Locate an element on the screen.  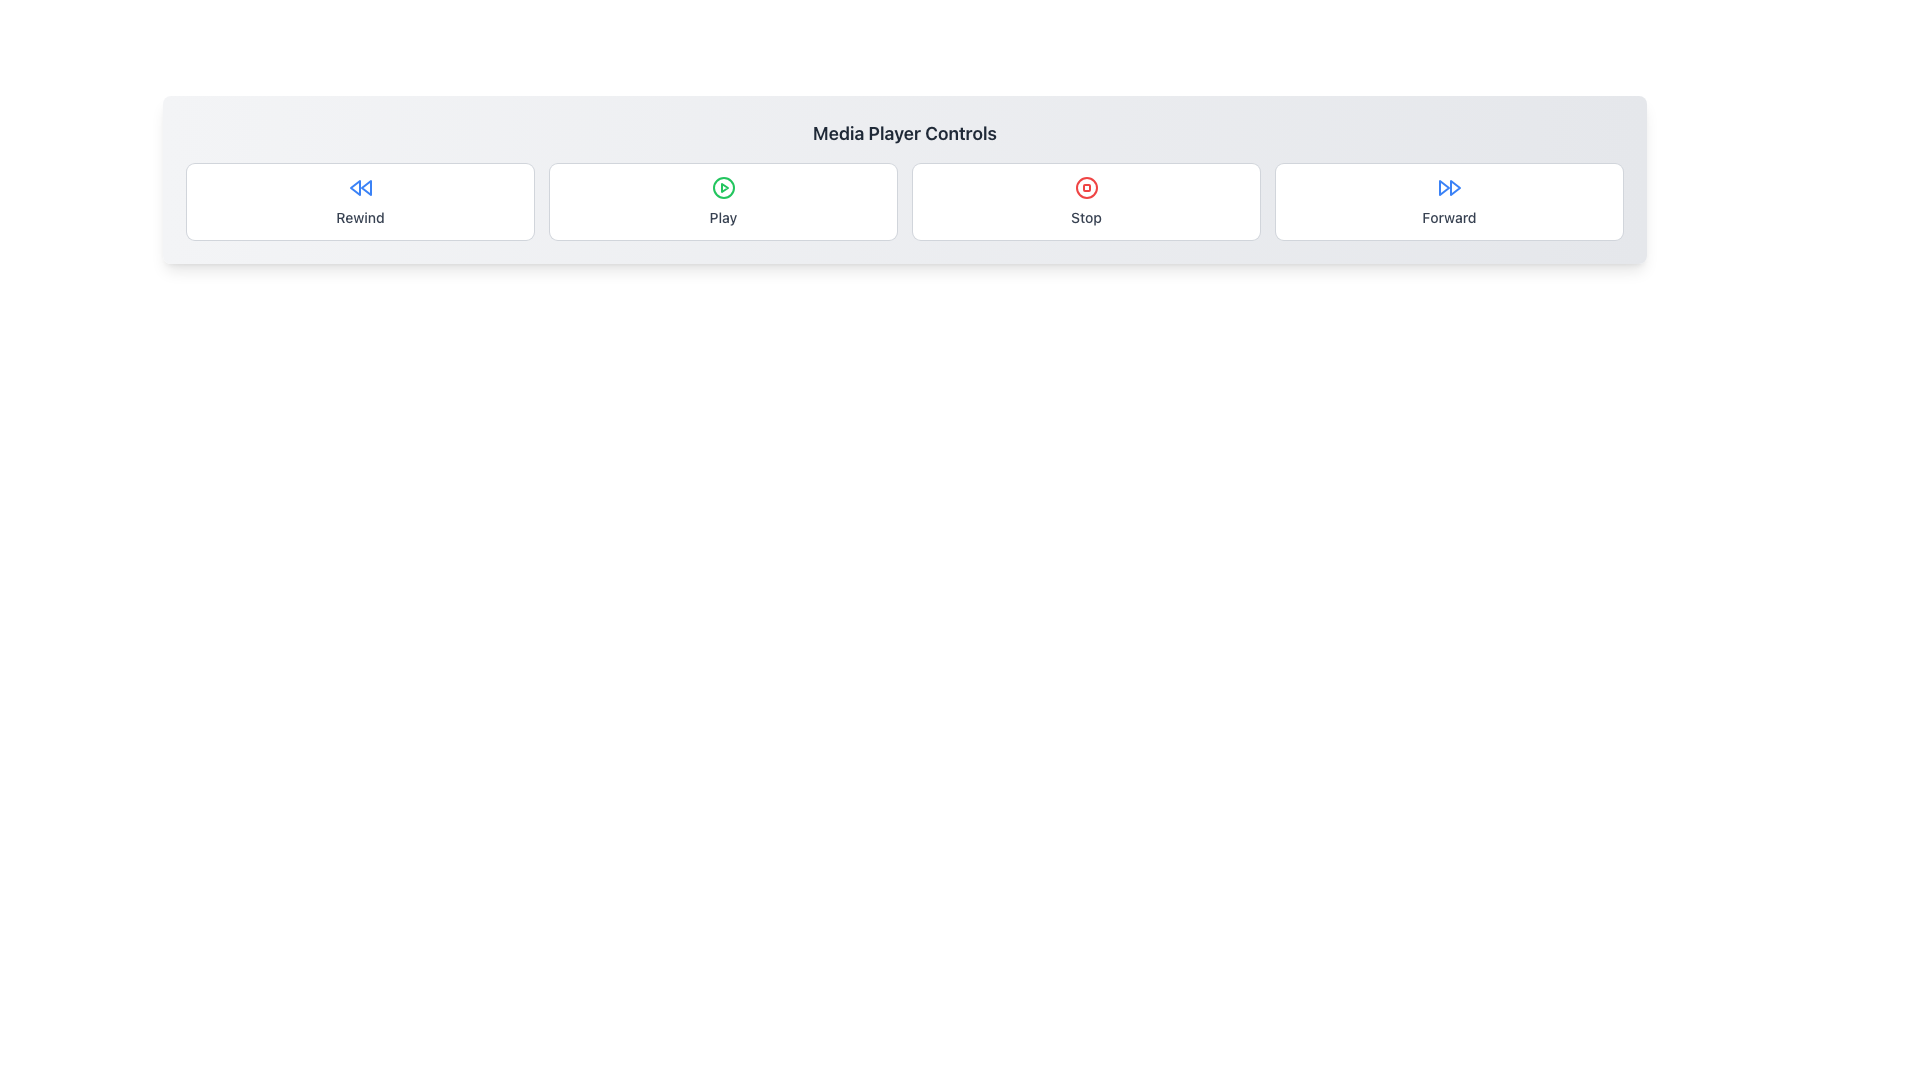
the 'Stop' button, which is a rectangular button with a white background and a red circular 'Stop' icon, to trigger visual feedback is located at coordinates (1085, 201).